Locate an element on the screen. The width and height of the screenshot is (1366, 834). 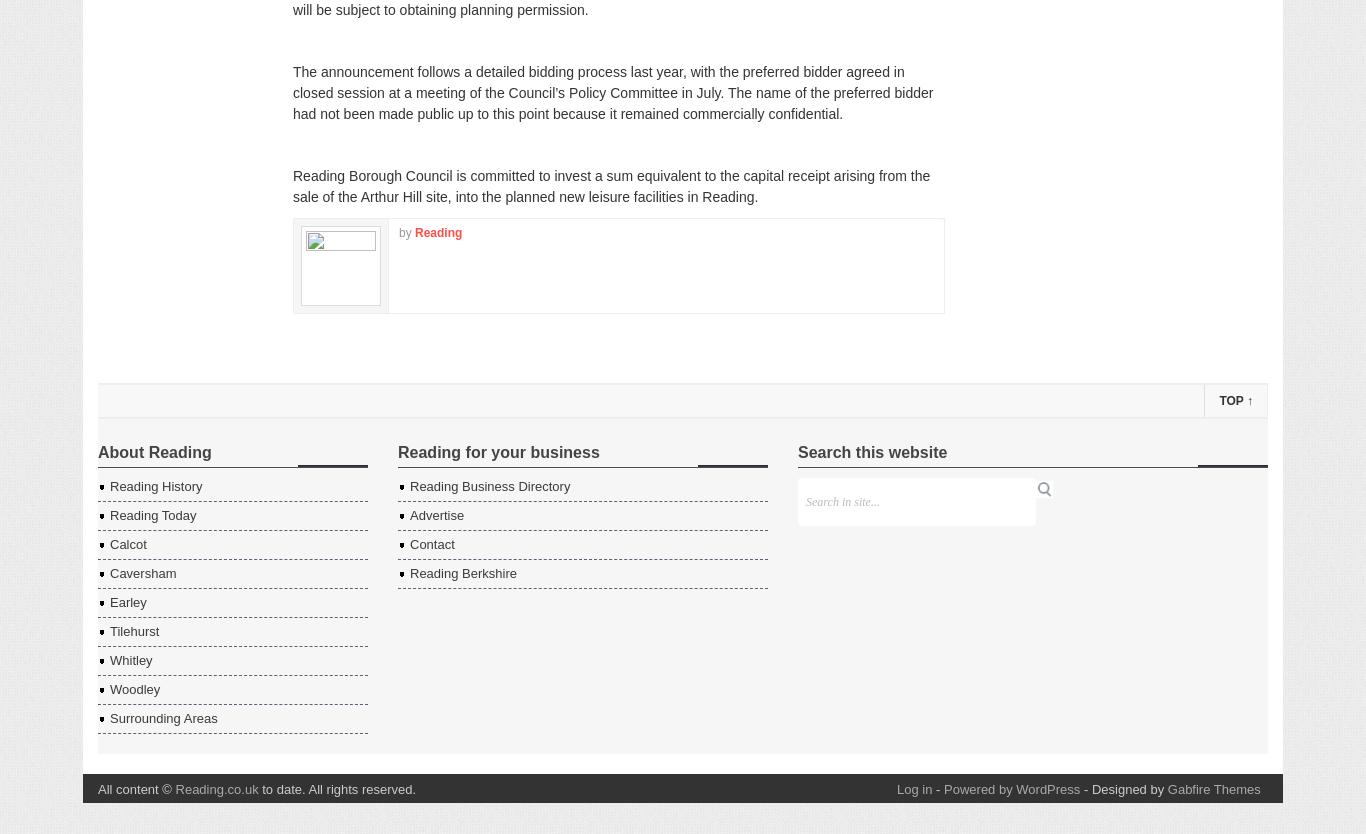
'- 
 Designed by' is located at coordinates (1122, 788).